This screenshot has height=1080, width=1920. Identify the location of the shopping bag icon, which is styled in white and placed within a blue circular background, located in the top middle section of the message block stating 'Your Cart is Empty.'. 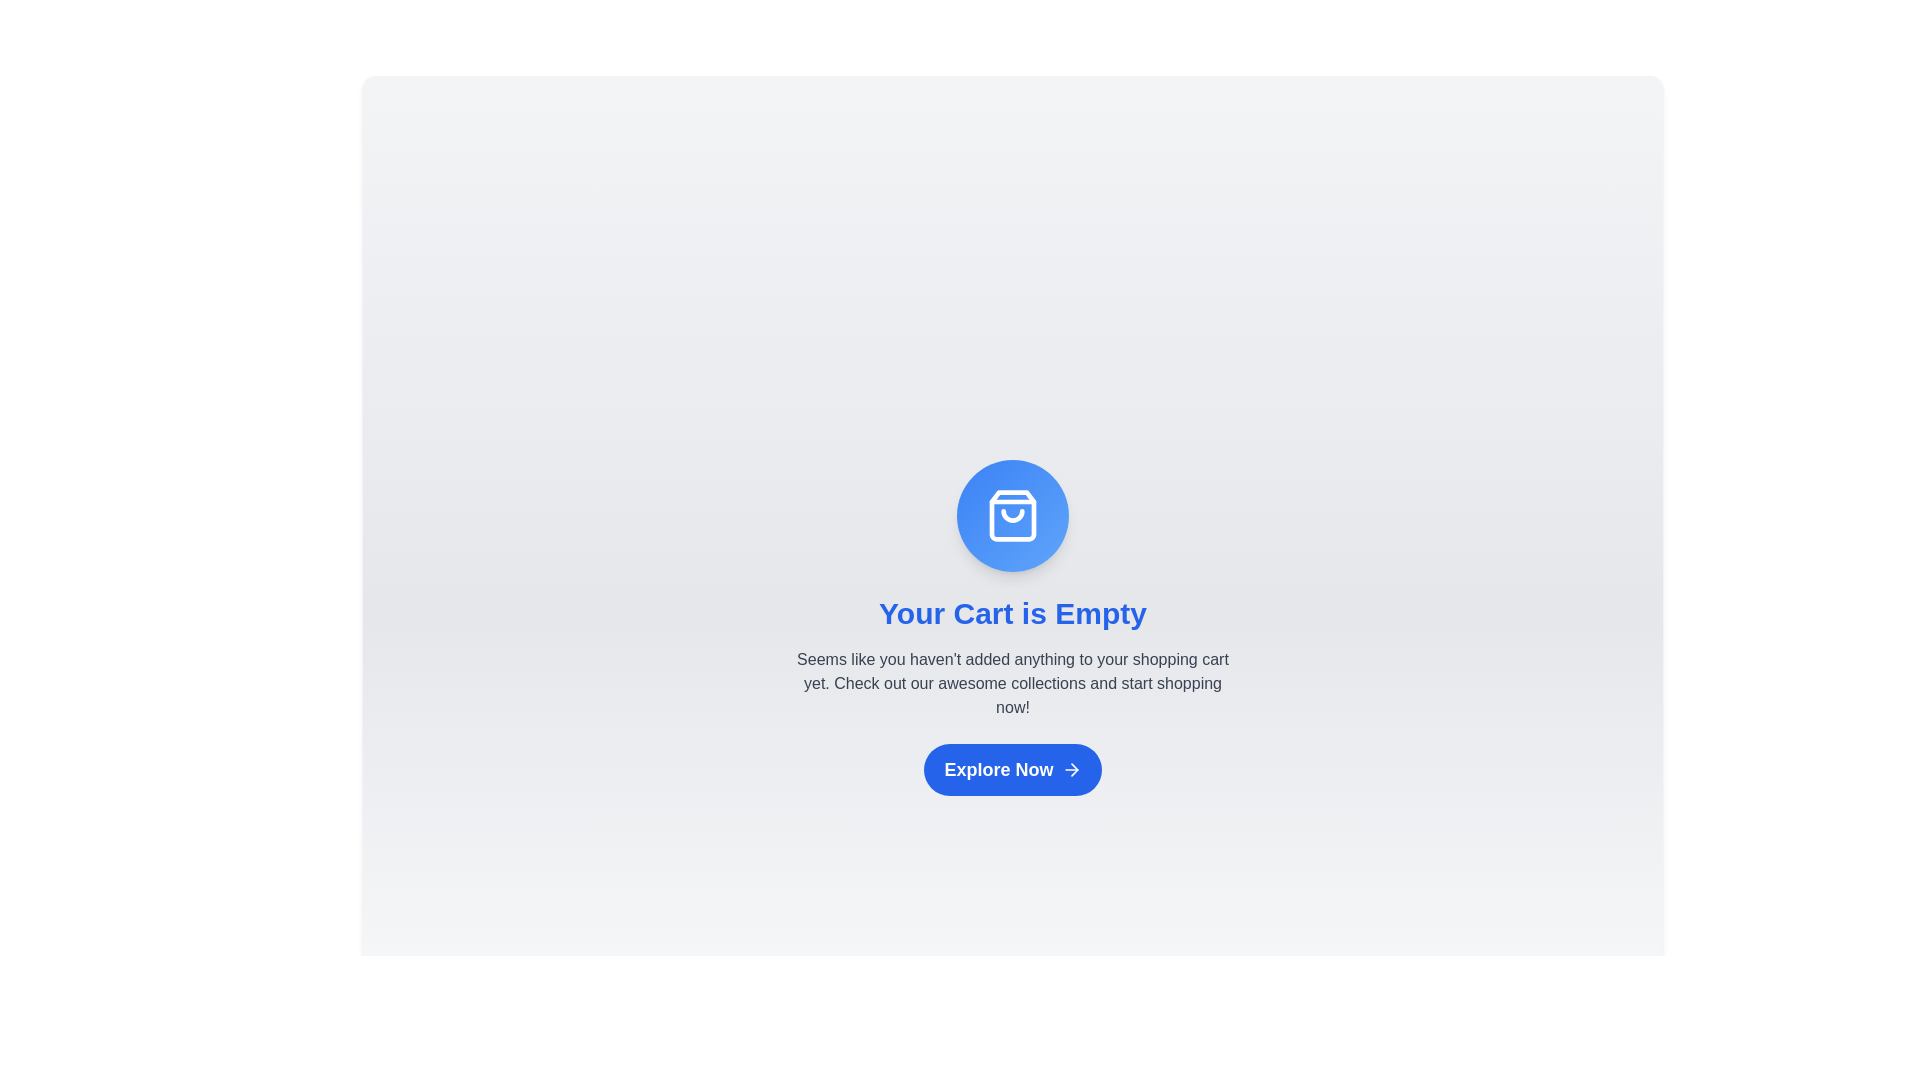
(1012, 515).